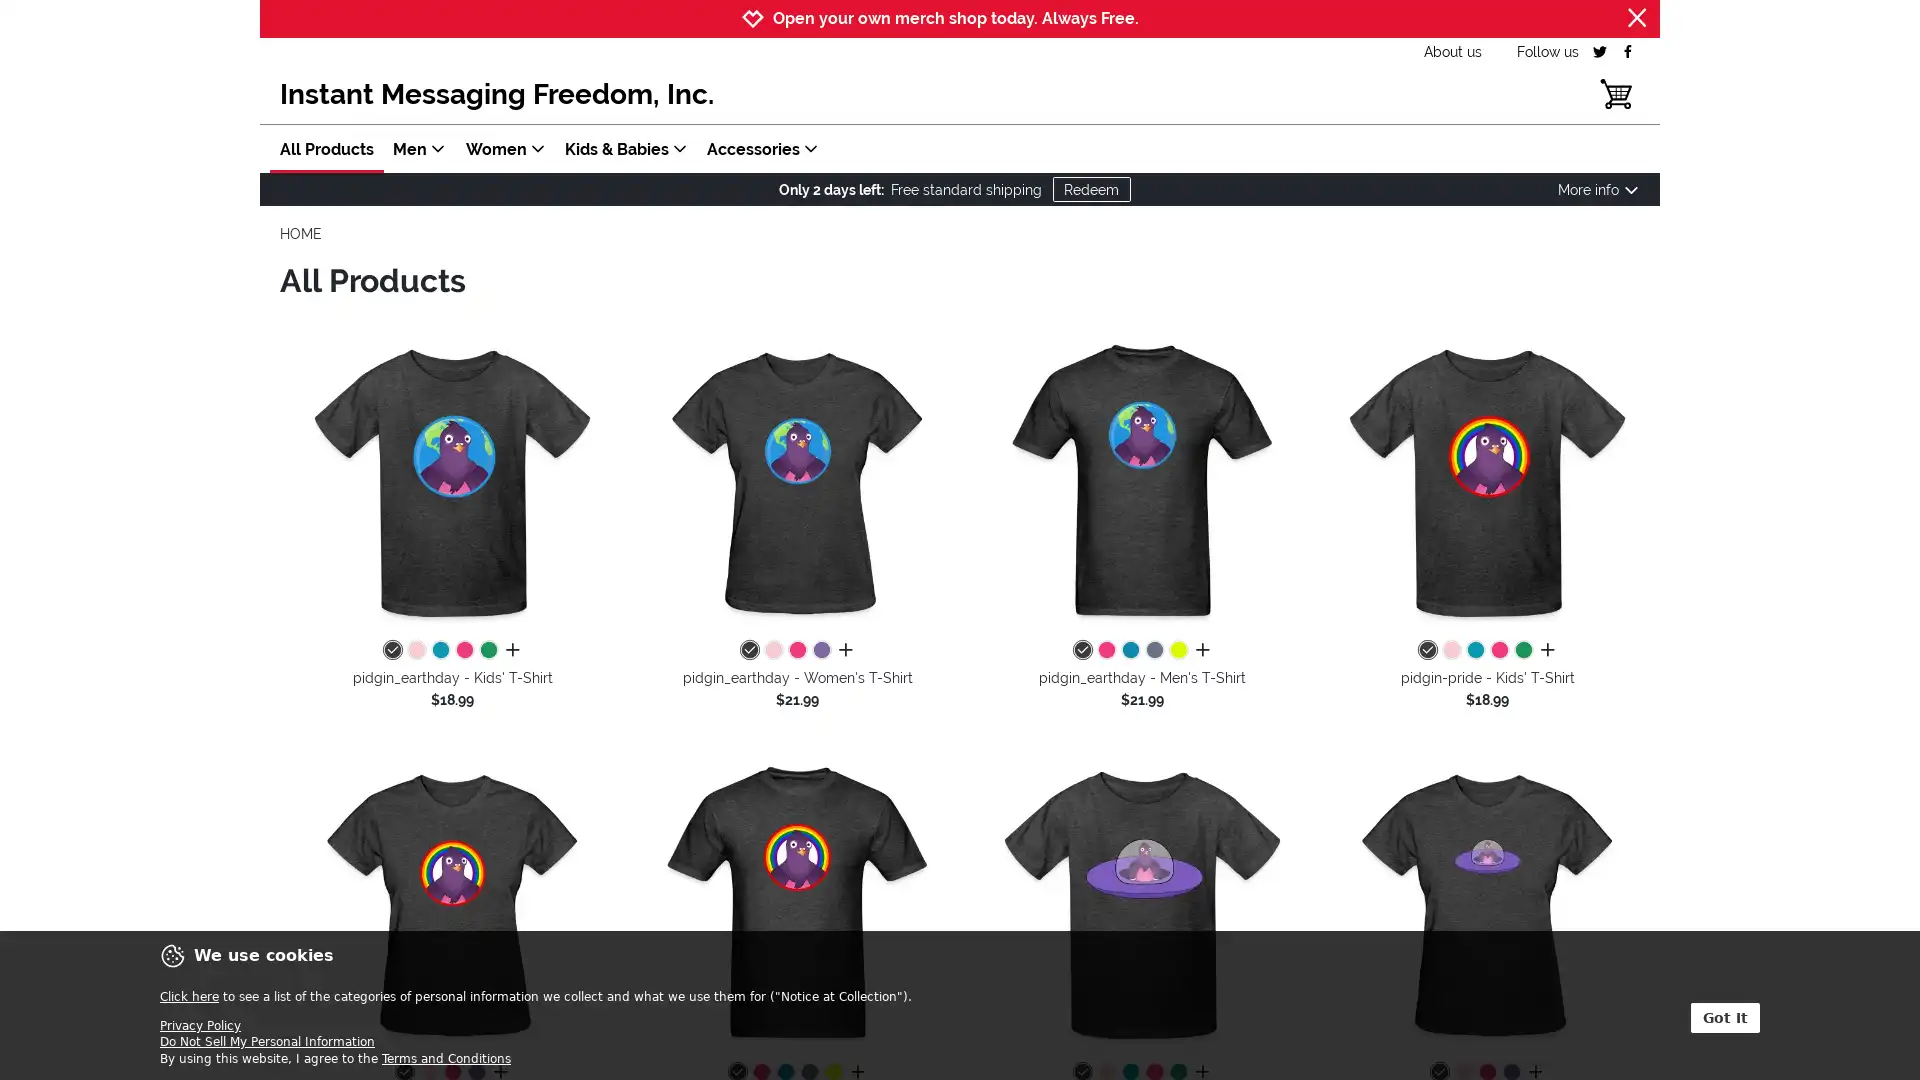  Describe the element at coordinates (1080, 651) in the screenshot. I see `heather black` at that location.